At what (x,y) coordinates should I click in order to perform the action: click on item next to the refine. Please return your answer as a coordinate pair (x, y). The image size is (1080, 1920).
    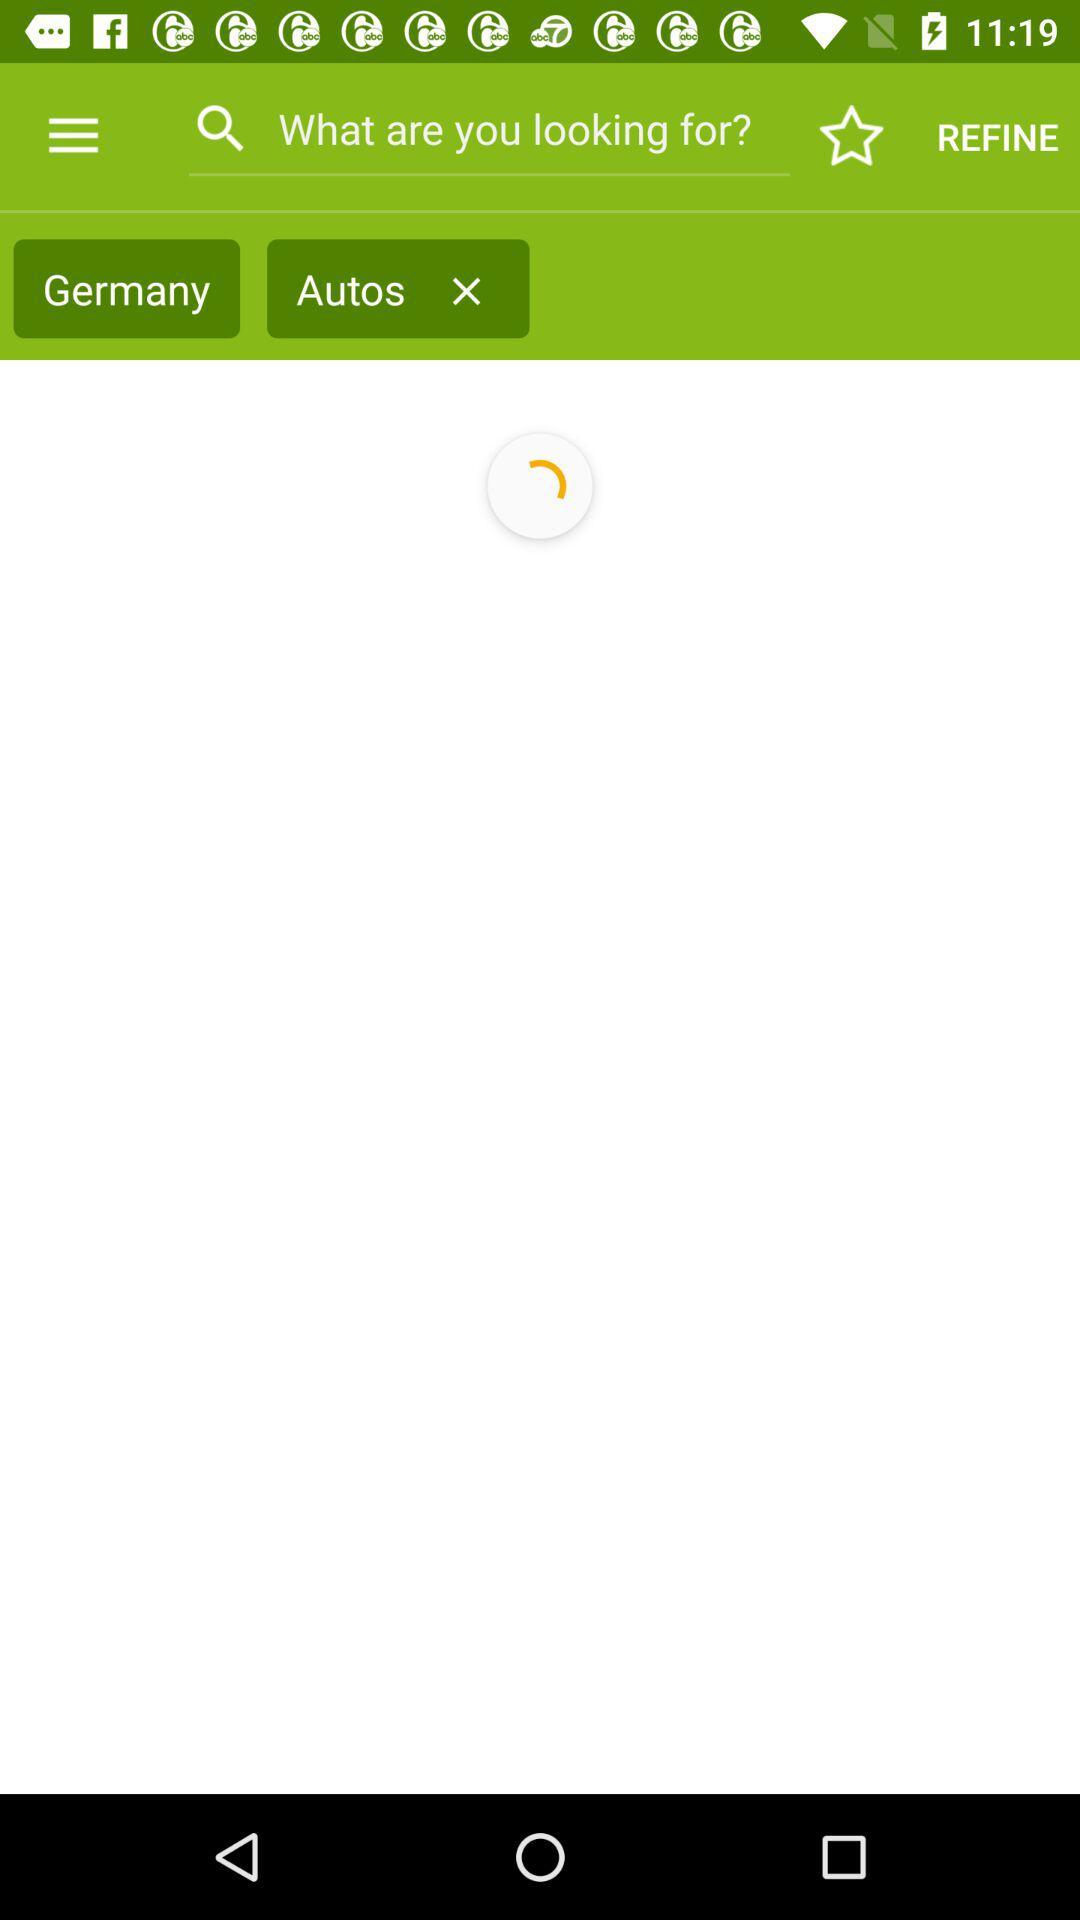
    Looking at the image, I should click on (852, 135).